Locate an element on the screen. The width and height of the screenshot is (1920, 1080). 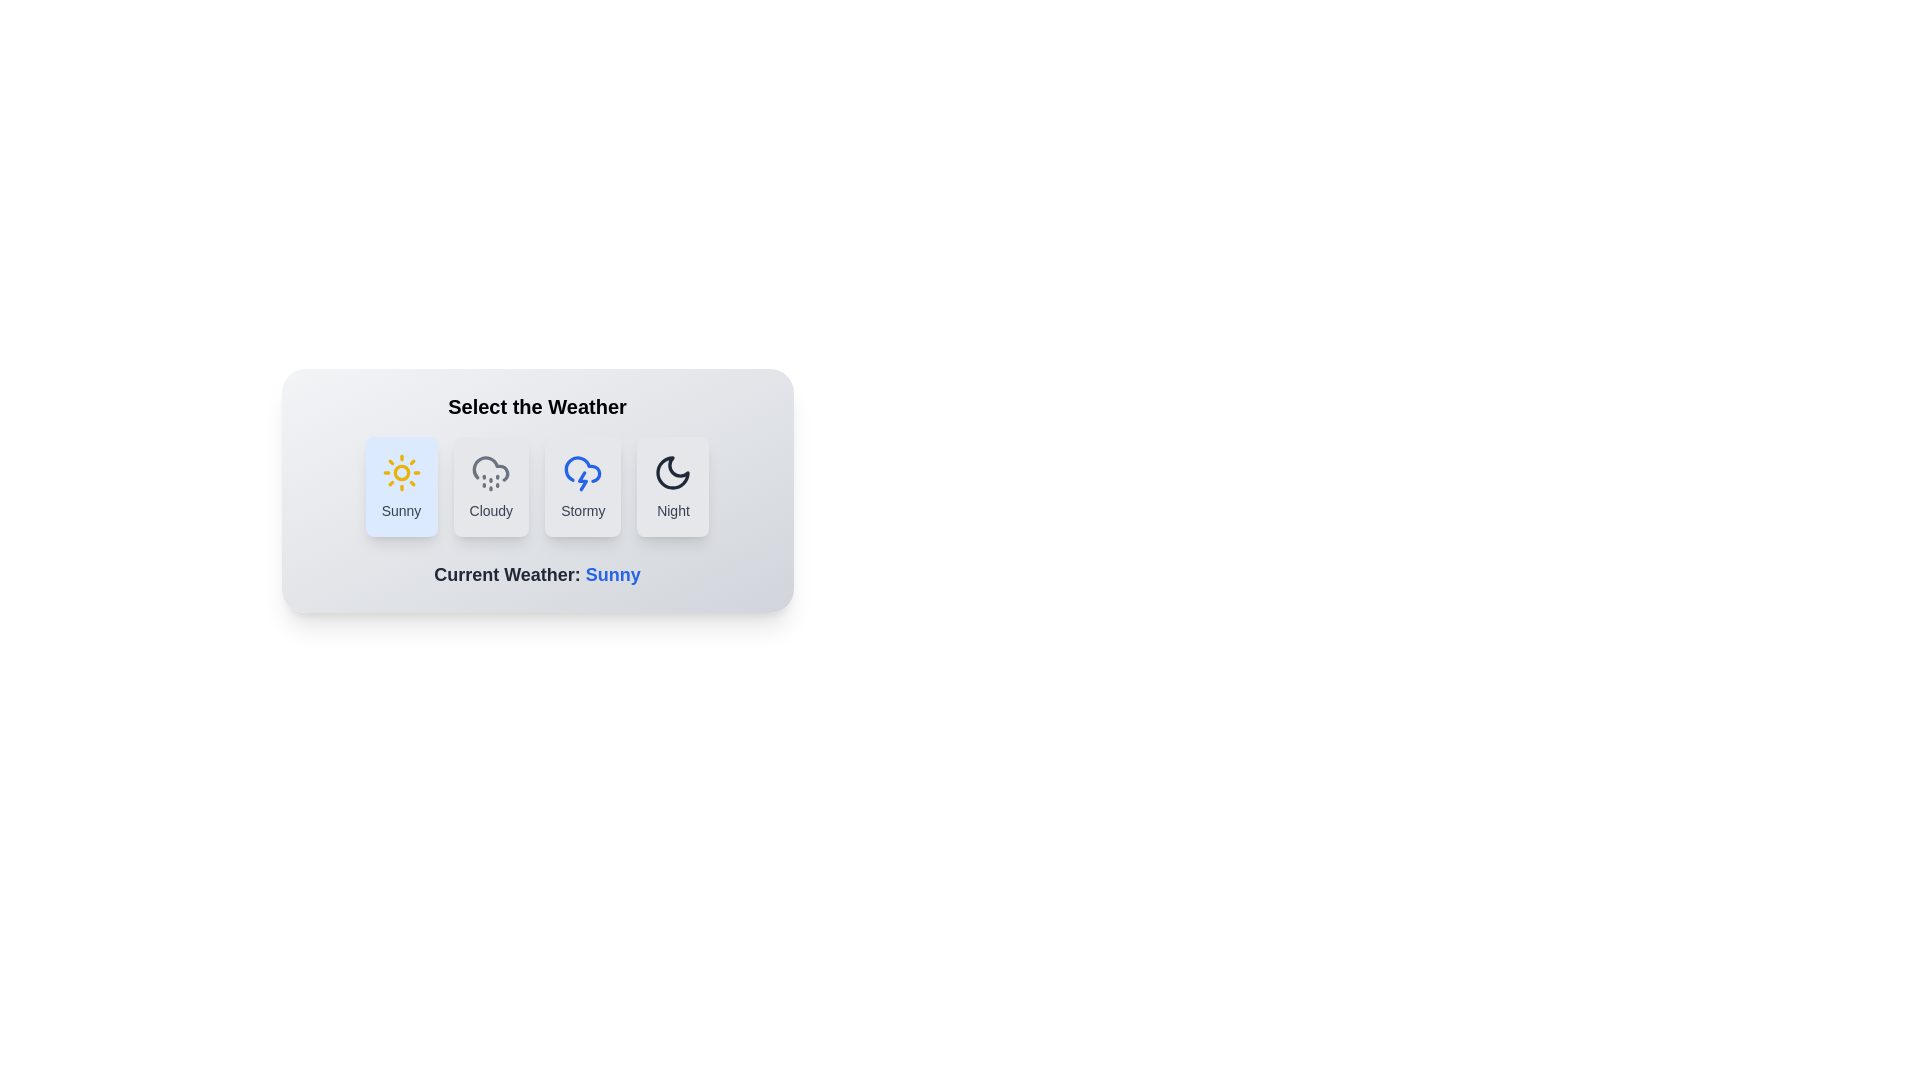
the Night button to select the corresponding weather option is located at coordinates (673, 486).